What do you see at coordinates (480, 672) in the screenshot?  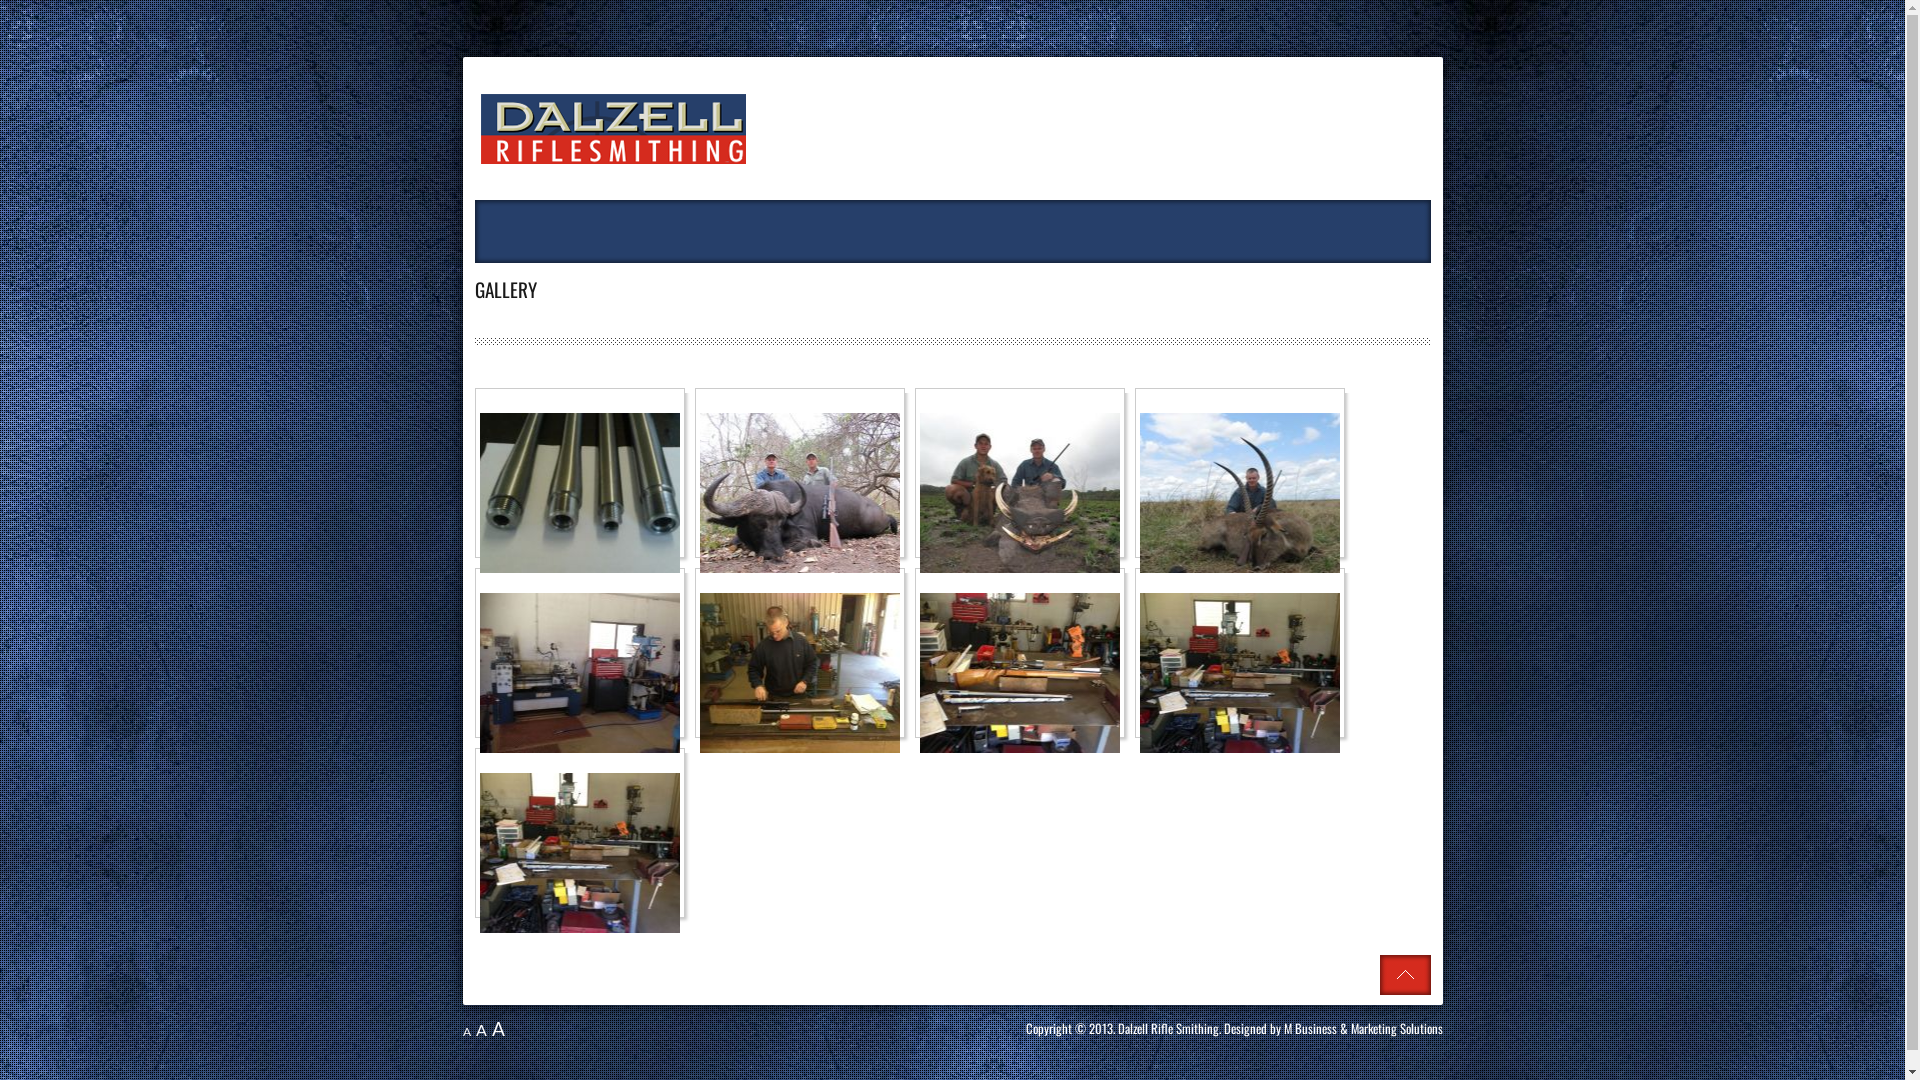 I see `'Click to enlarge image IMG_1456.jpg'` at bounding box center [480, 672].